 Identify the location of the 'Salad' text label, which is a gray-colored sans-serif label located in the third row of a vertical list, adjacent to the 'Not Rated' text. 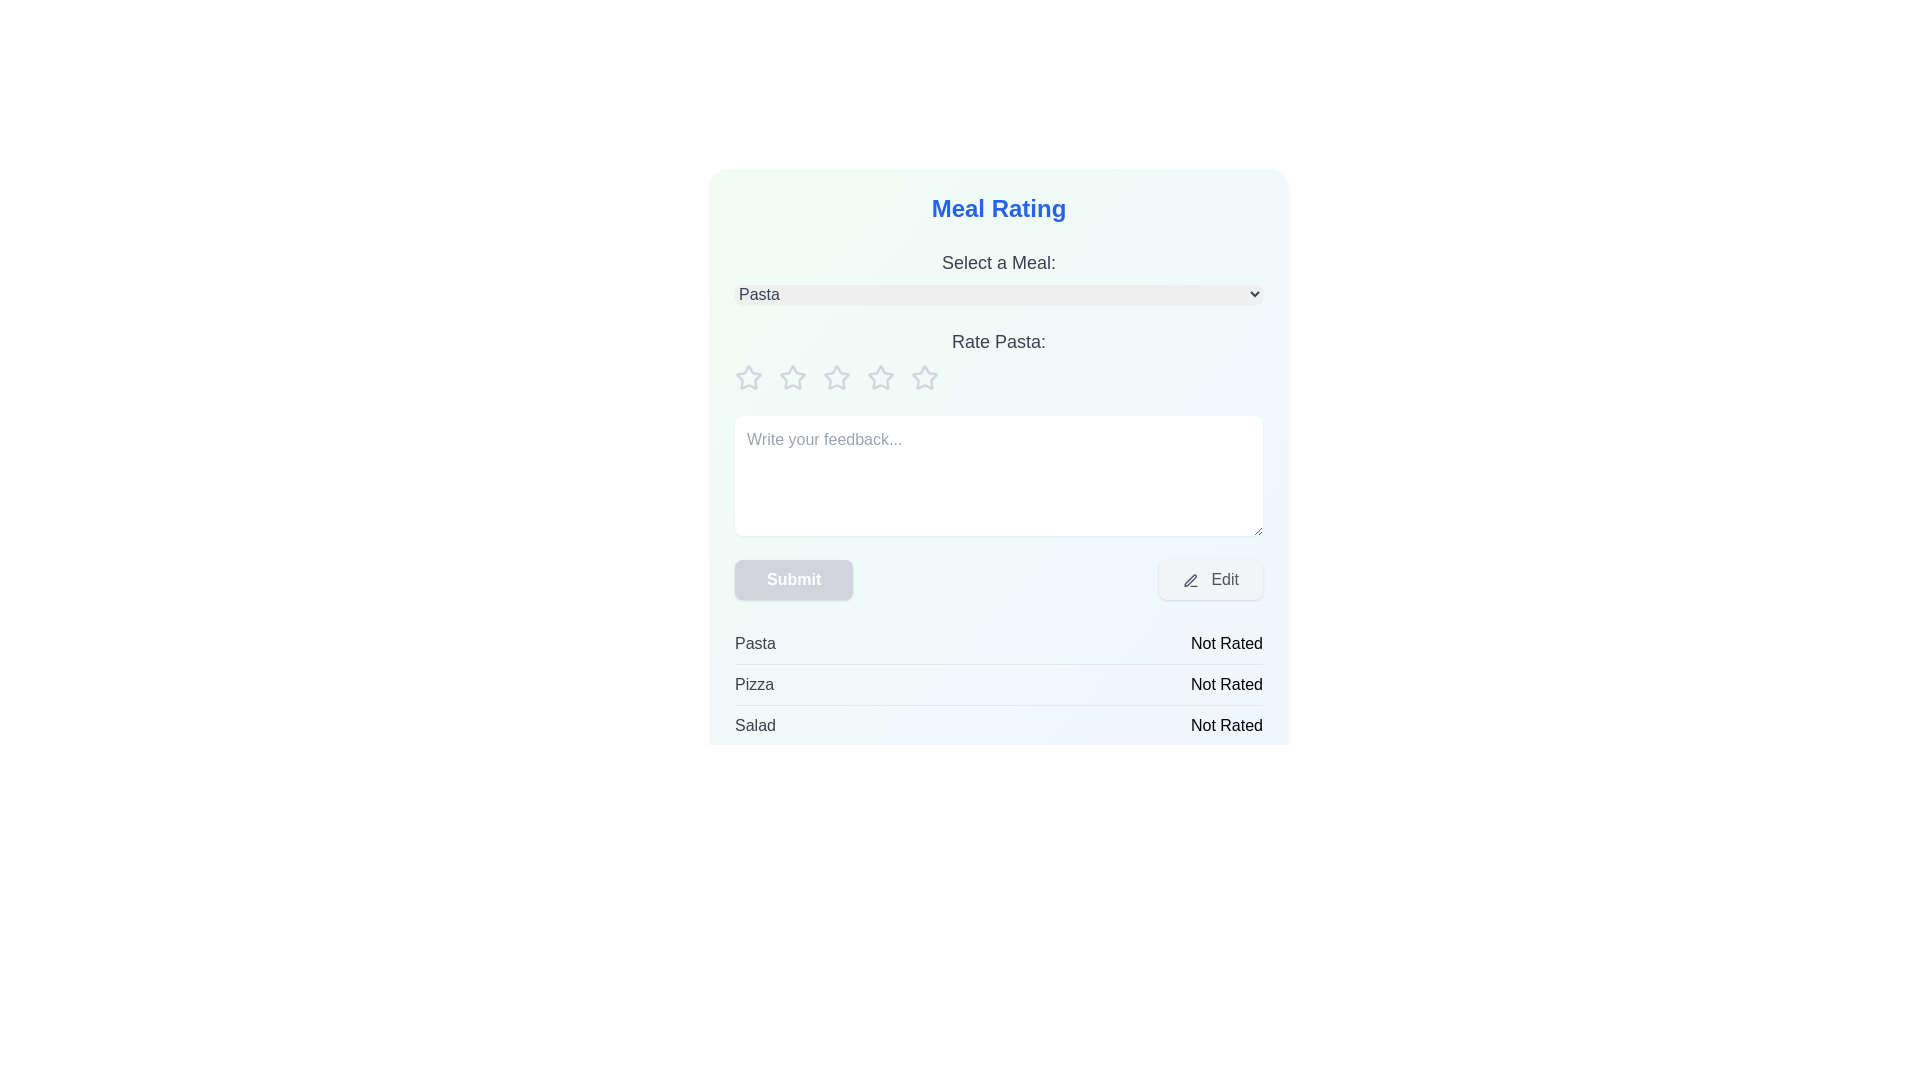
(754, 725).